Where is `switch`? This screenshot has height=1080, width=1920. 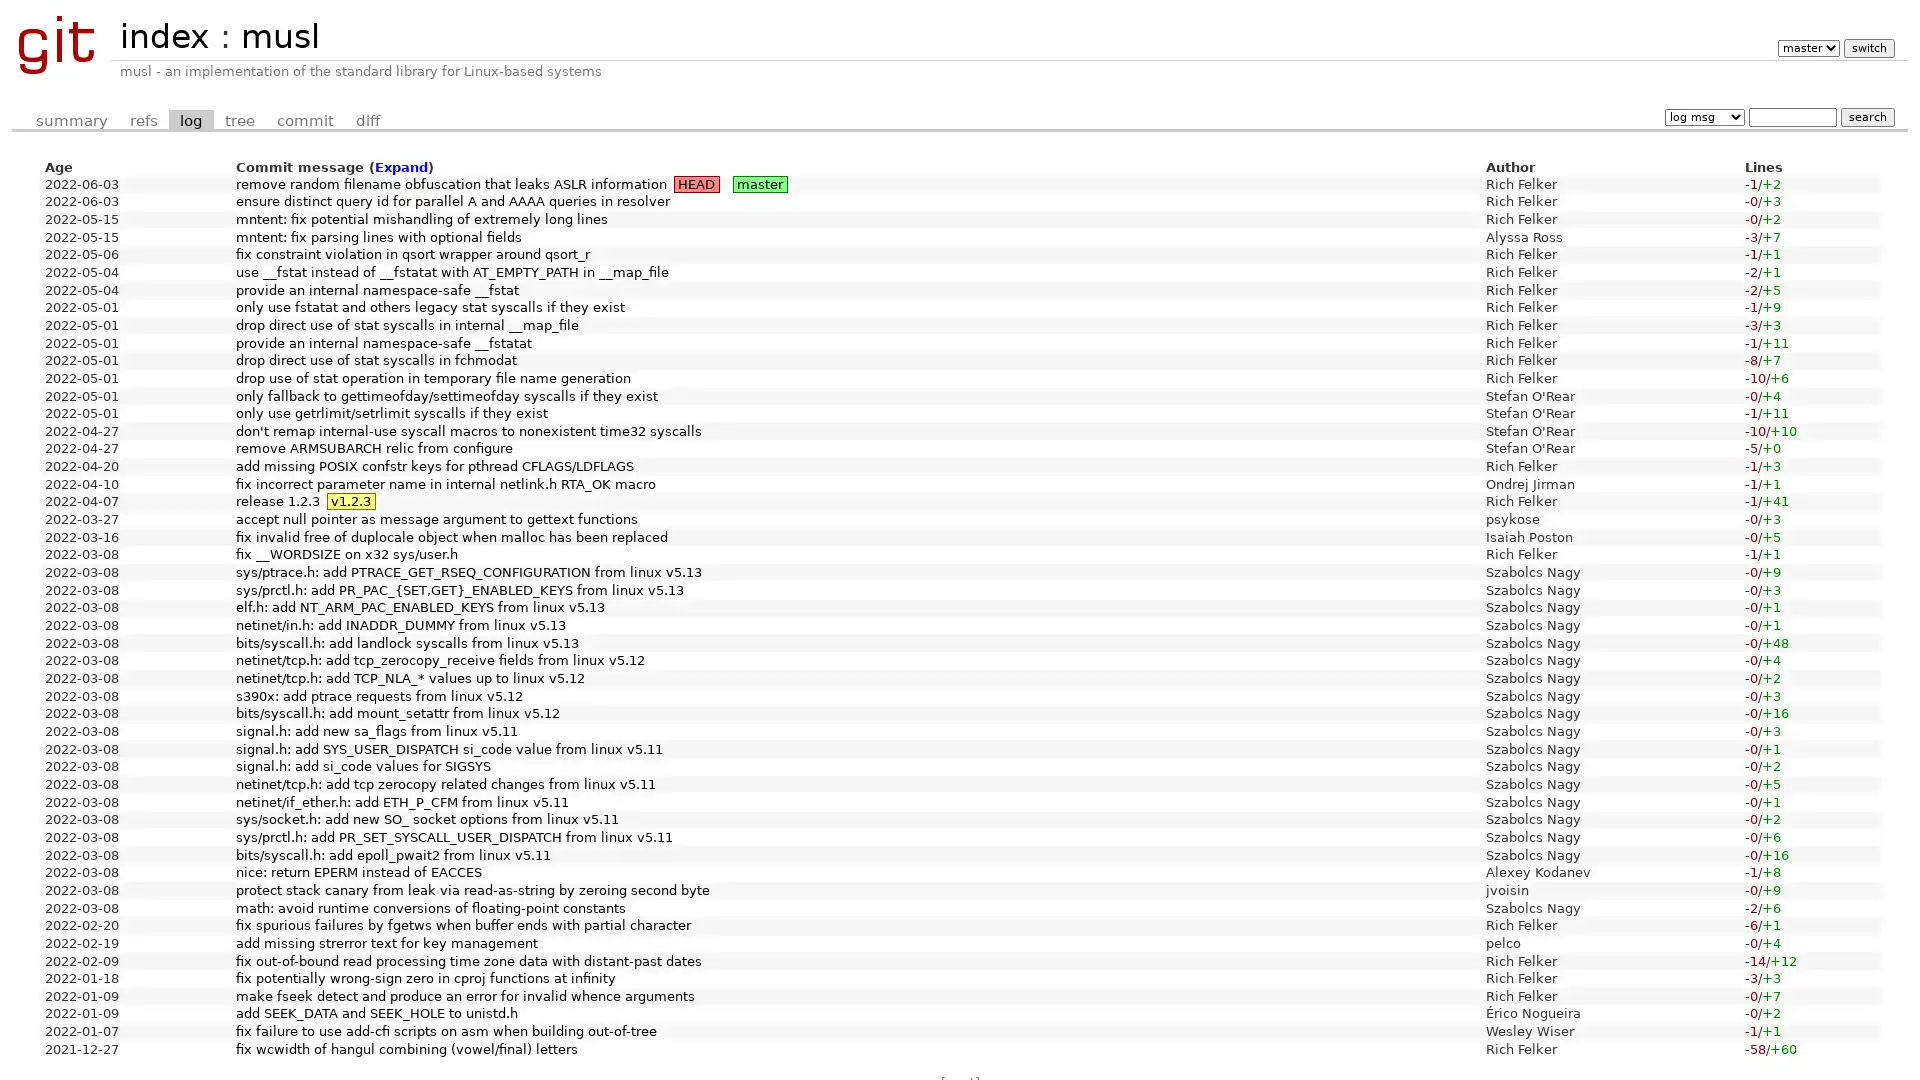 switch is located at coordinates (1867, 47).